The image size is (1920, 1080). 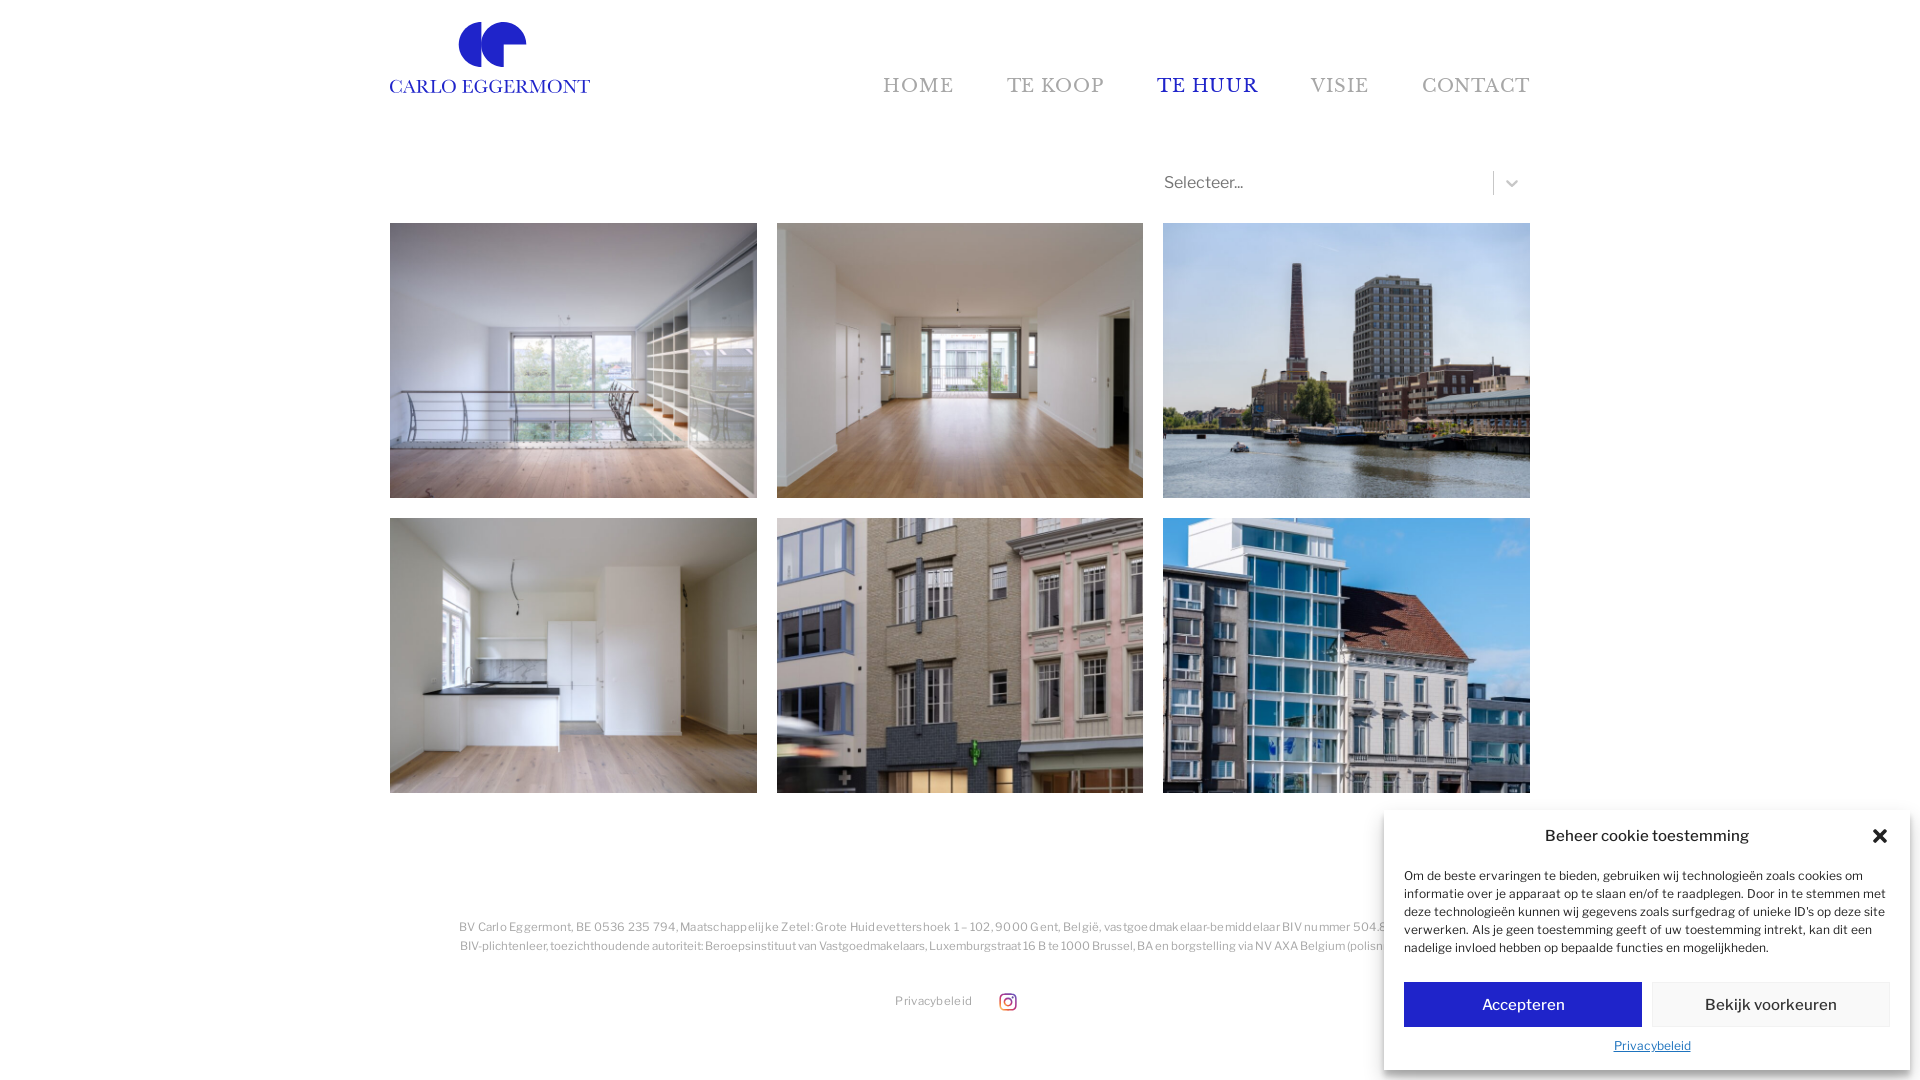 I want to click on 'Bekijk voorkeuren', so click(x=1771, y=1004).